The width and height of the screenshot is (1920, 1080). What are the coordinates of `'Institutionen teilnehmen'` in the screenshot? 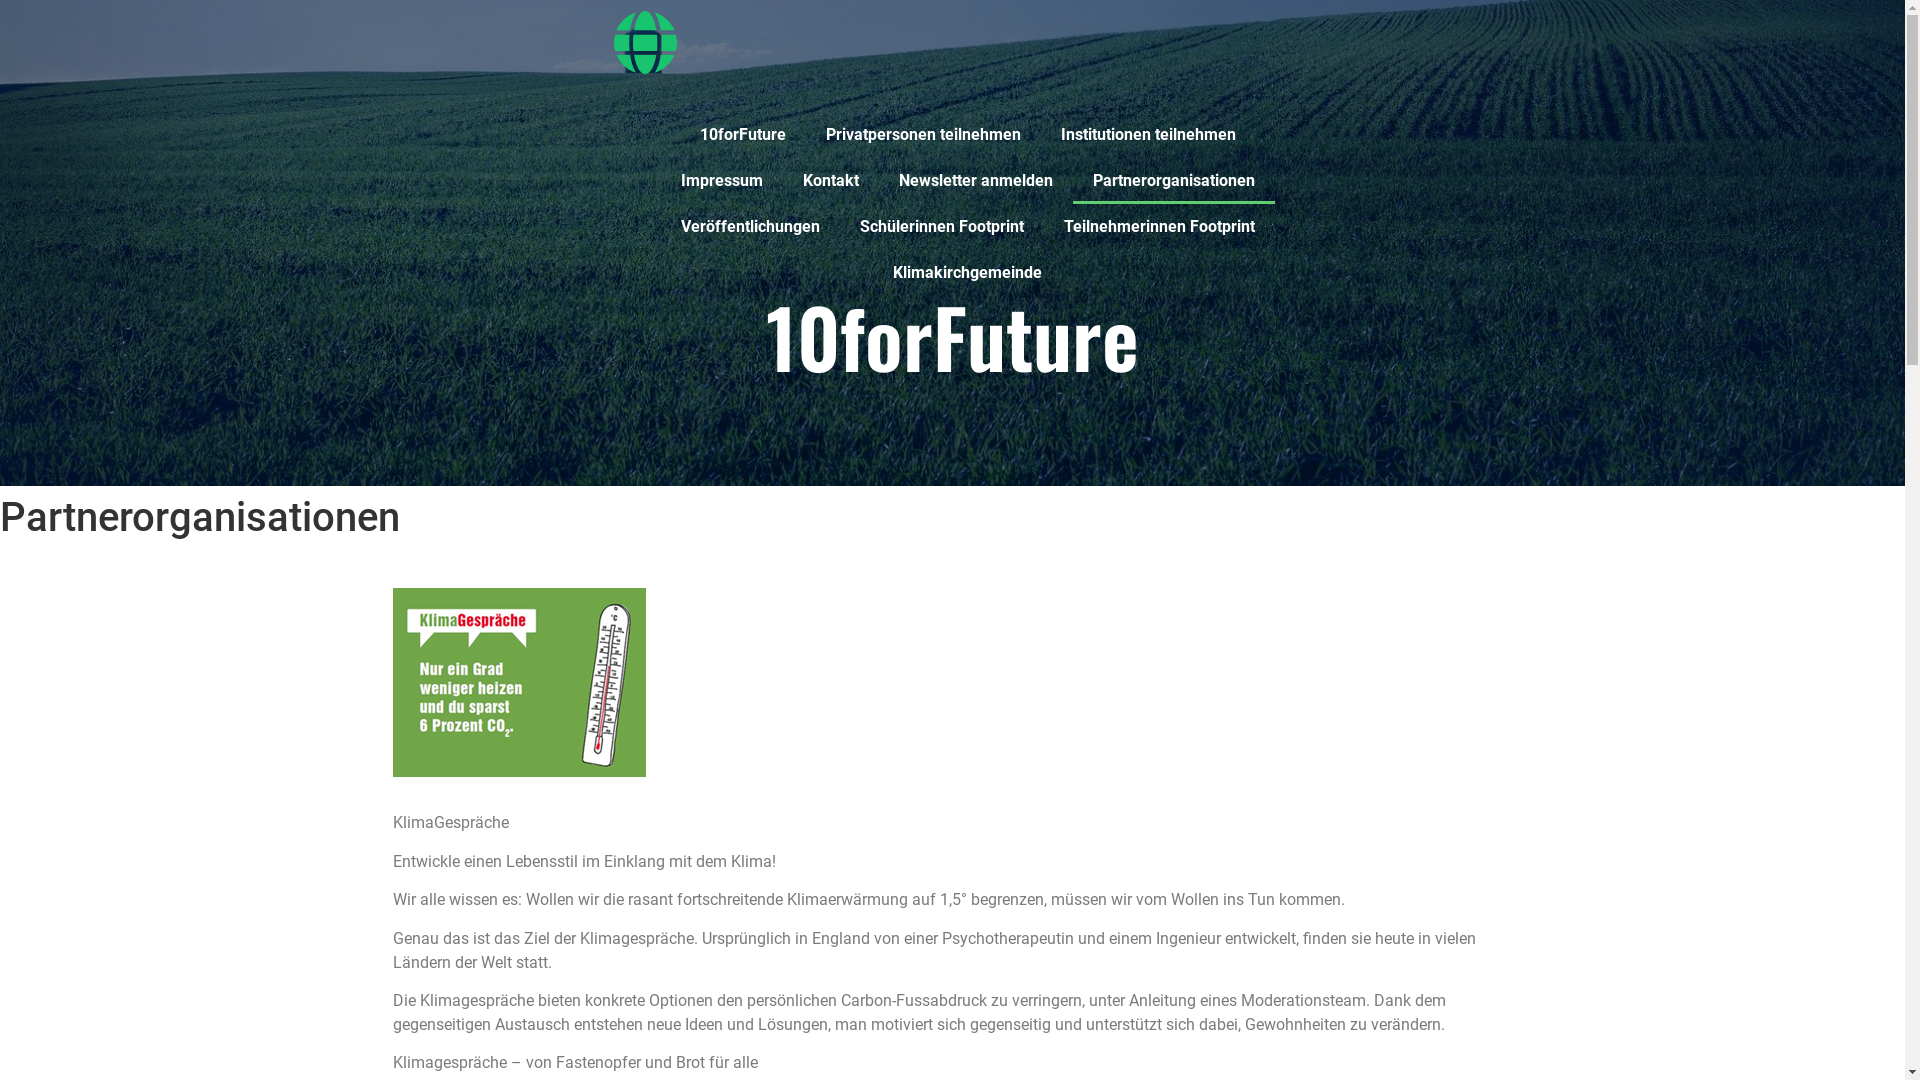 It's located at (1147, 135).